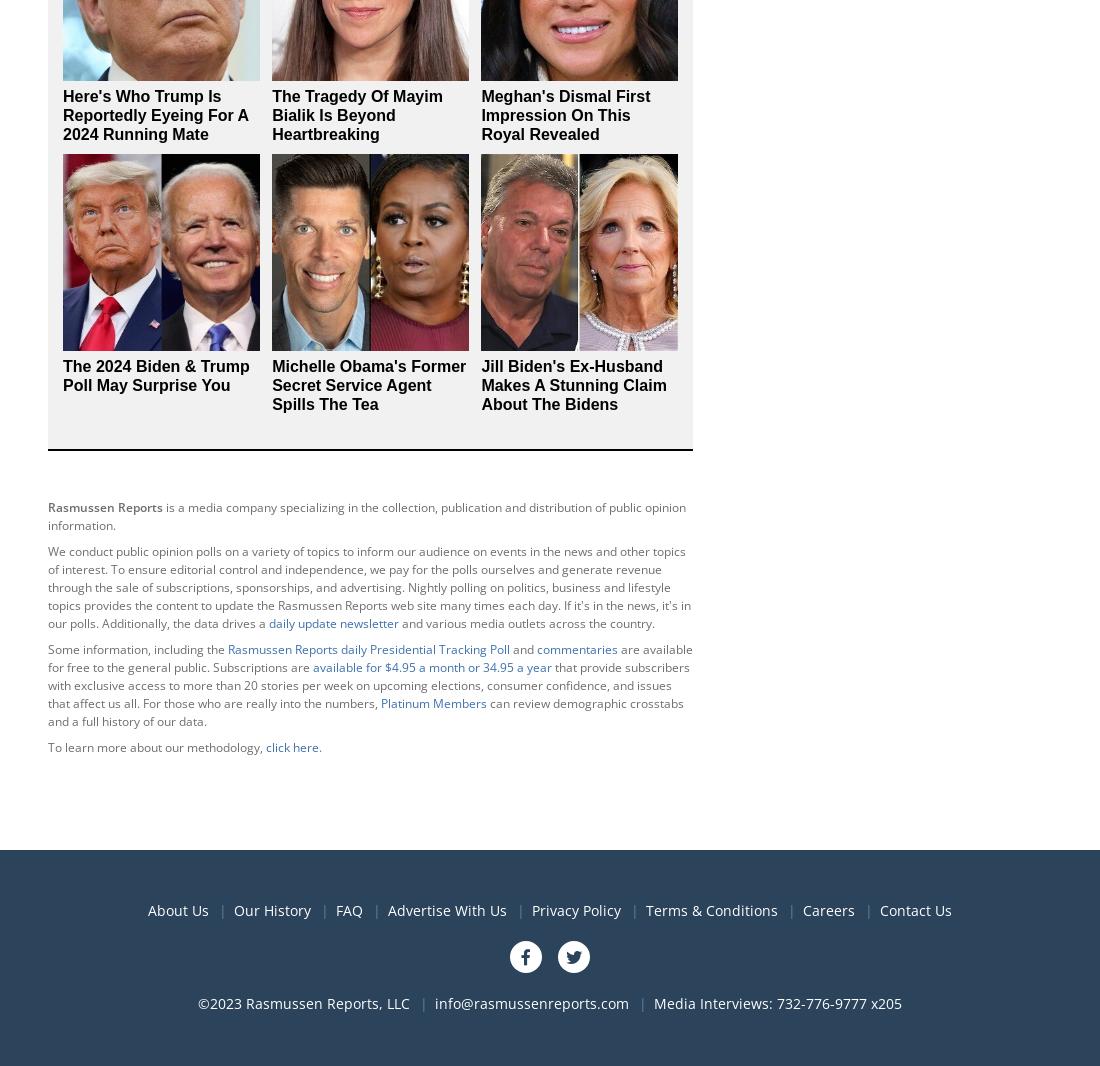 The image size is (1100, 1066). What do you see at coordinates (105, 506) in the screenshot?
I see `'Rasmussen Reports'` at bounding box center [105, 506].